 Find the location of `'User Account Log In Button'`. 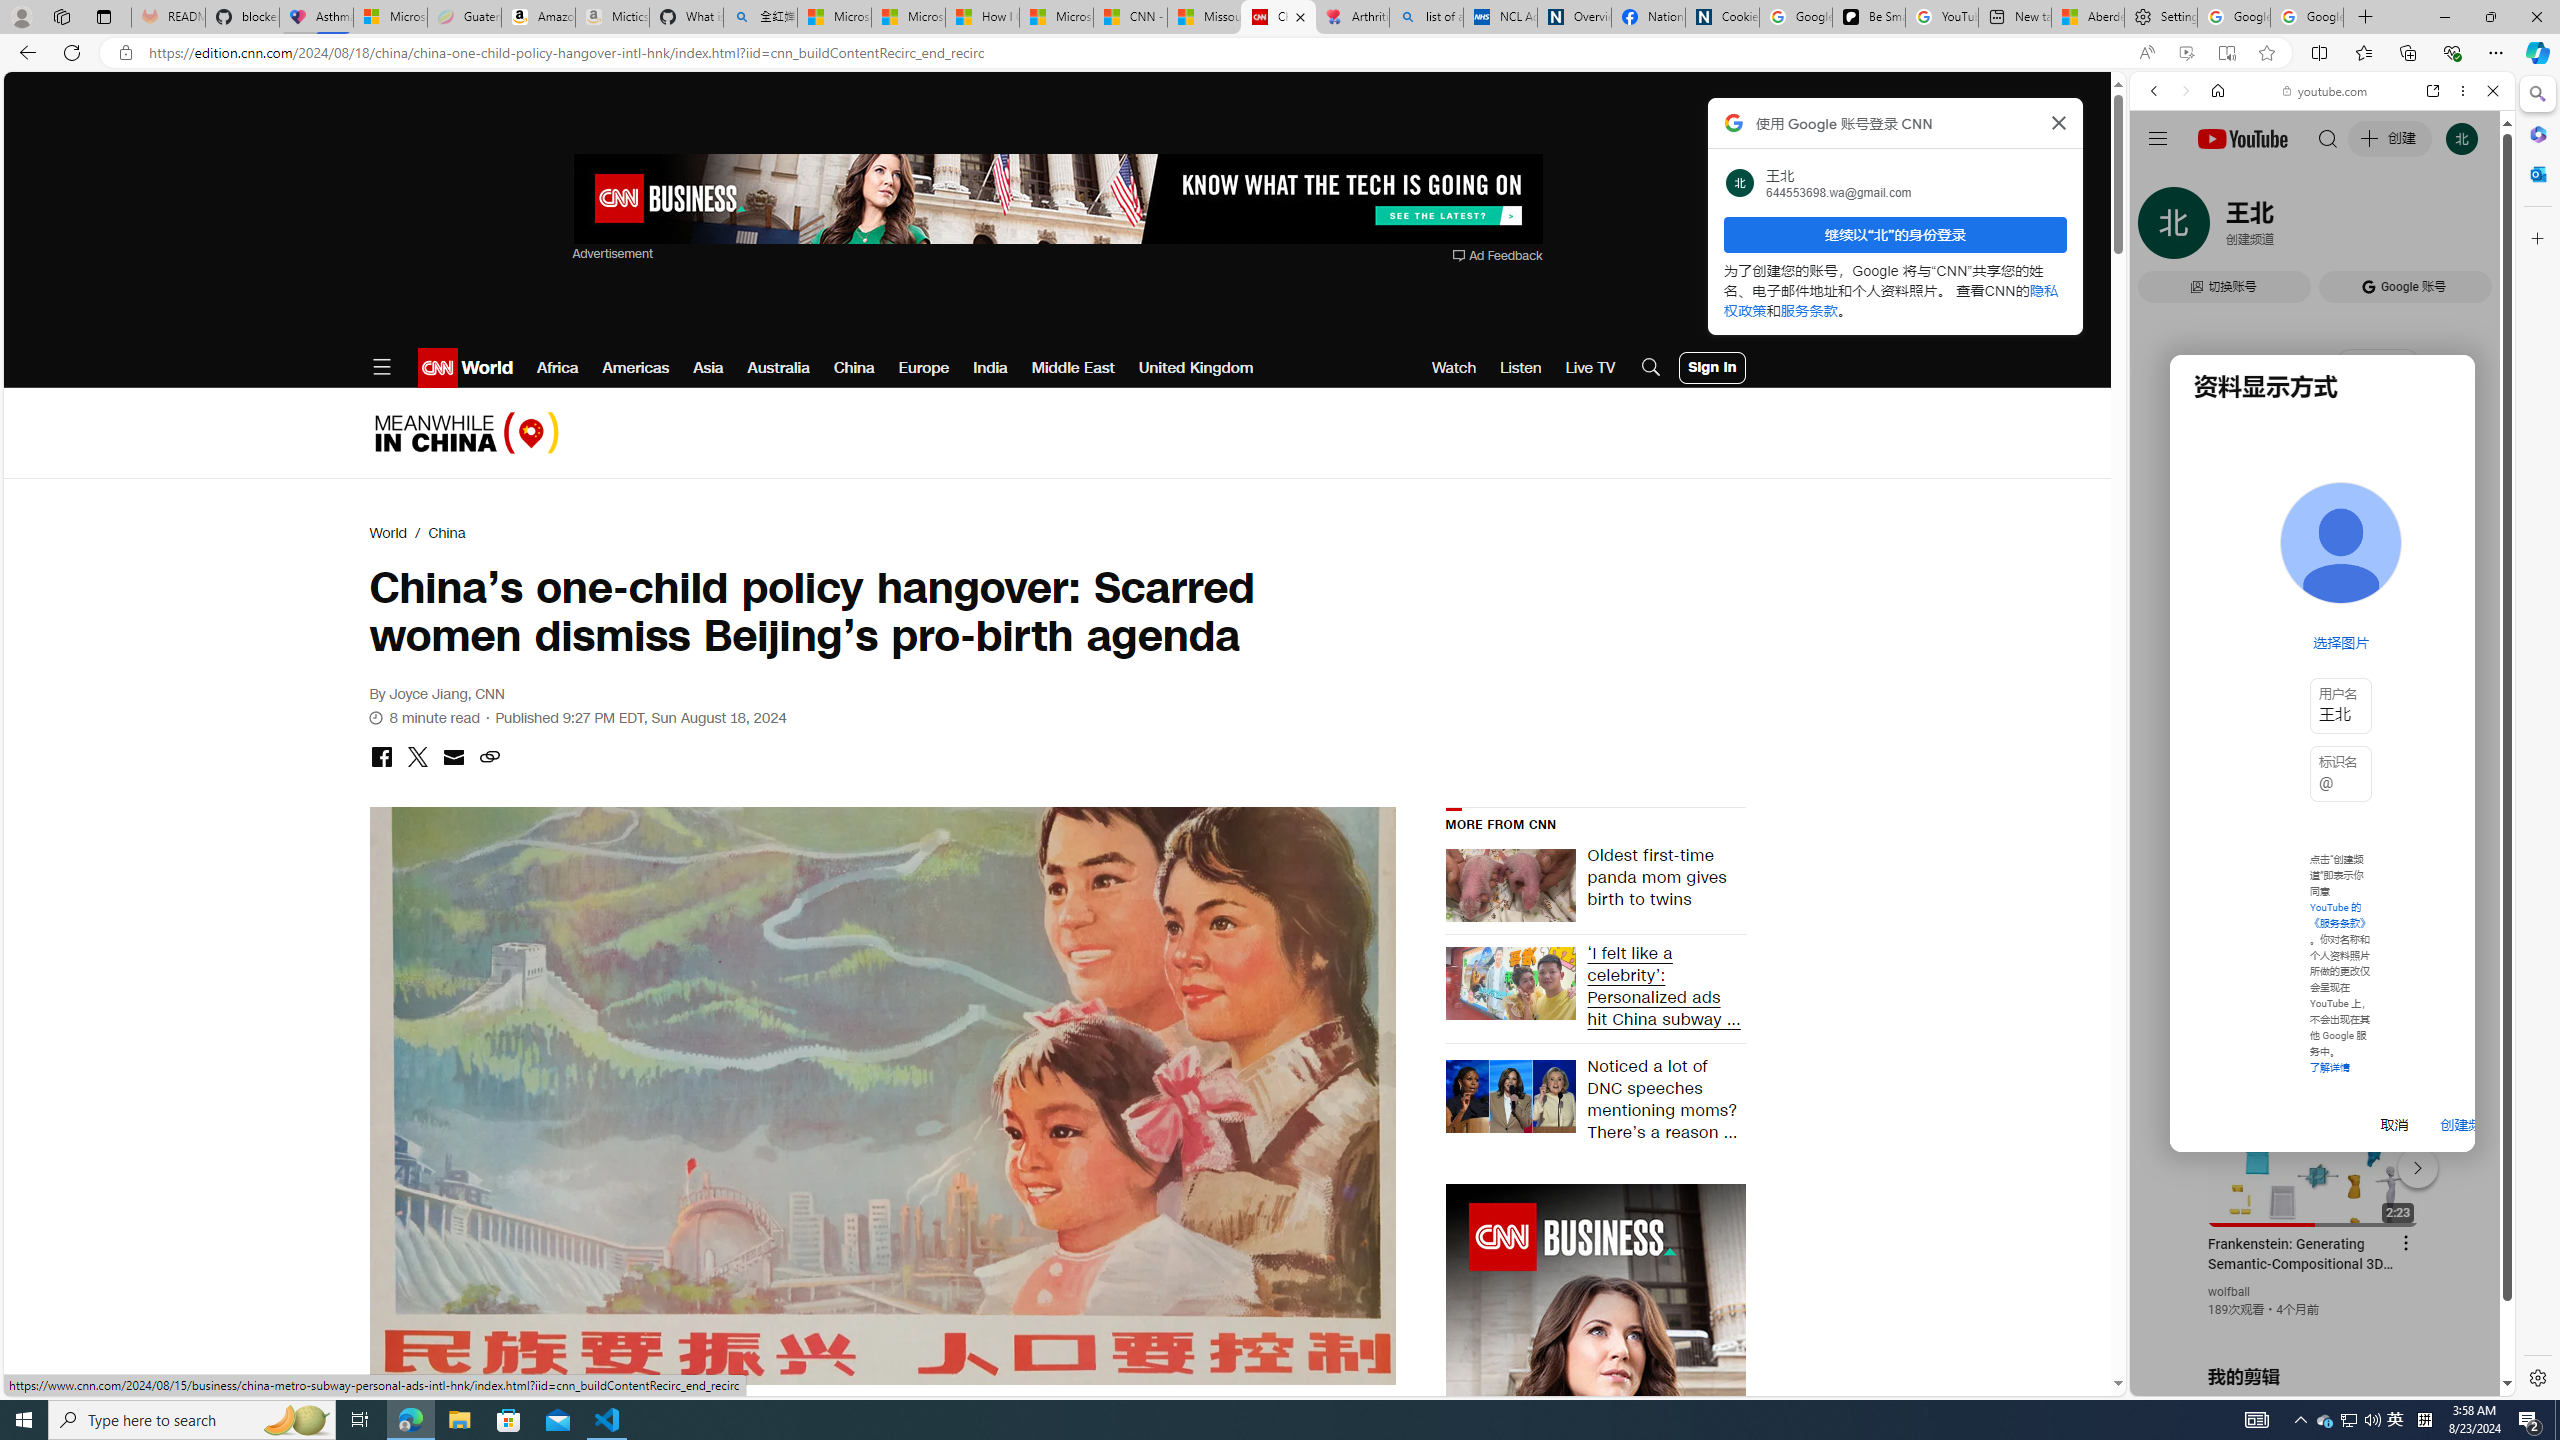

'User Account Log In Button' is located at coordinates (1712, 367).